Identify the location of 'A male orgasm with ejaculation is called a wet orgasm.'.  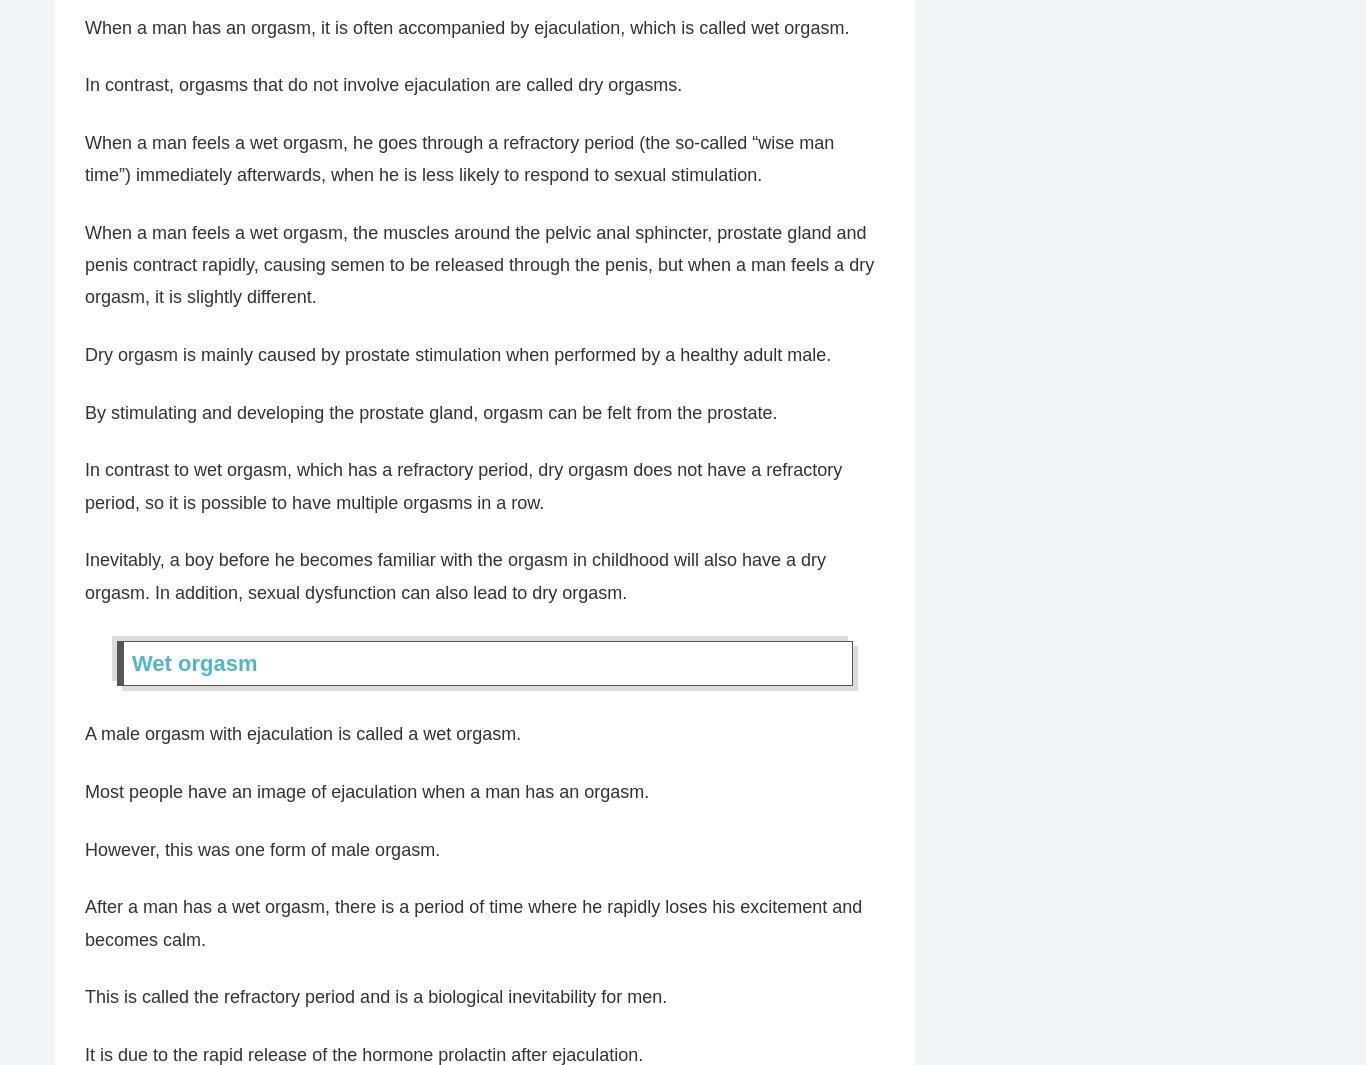
(302, 733).